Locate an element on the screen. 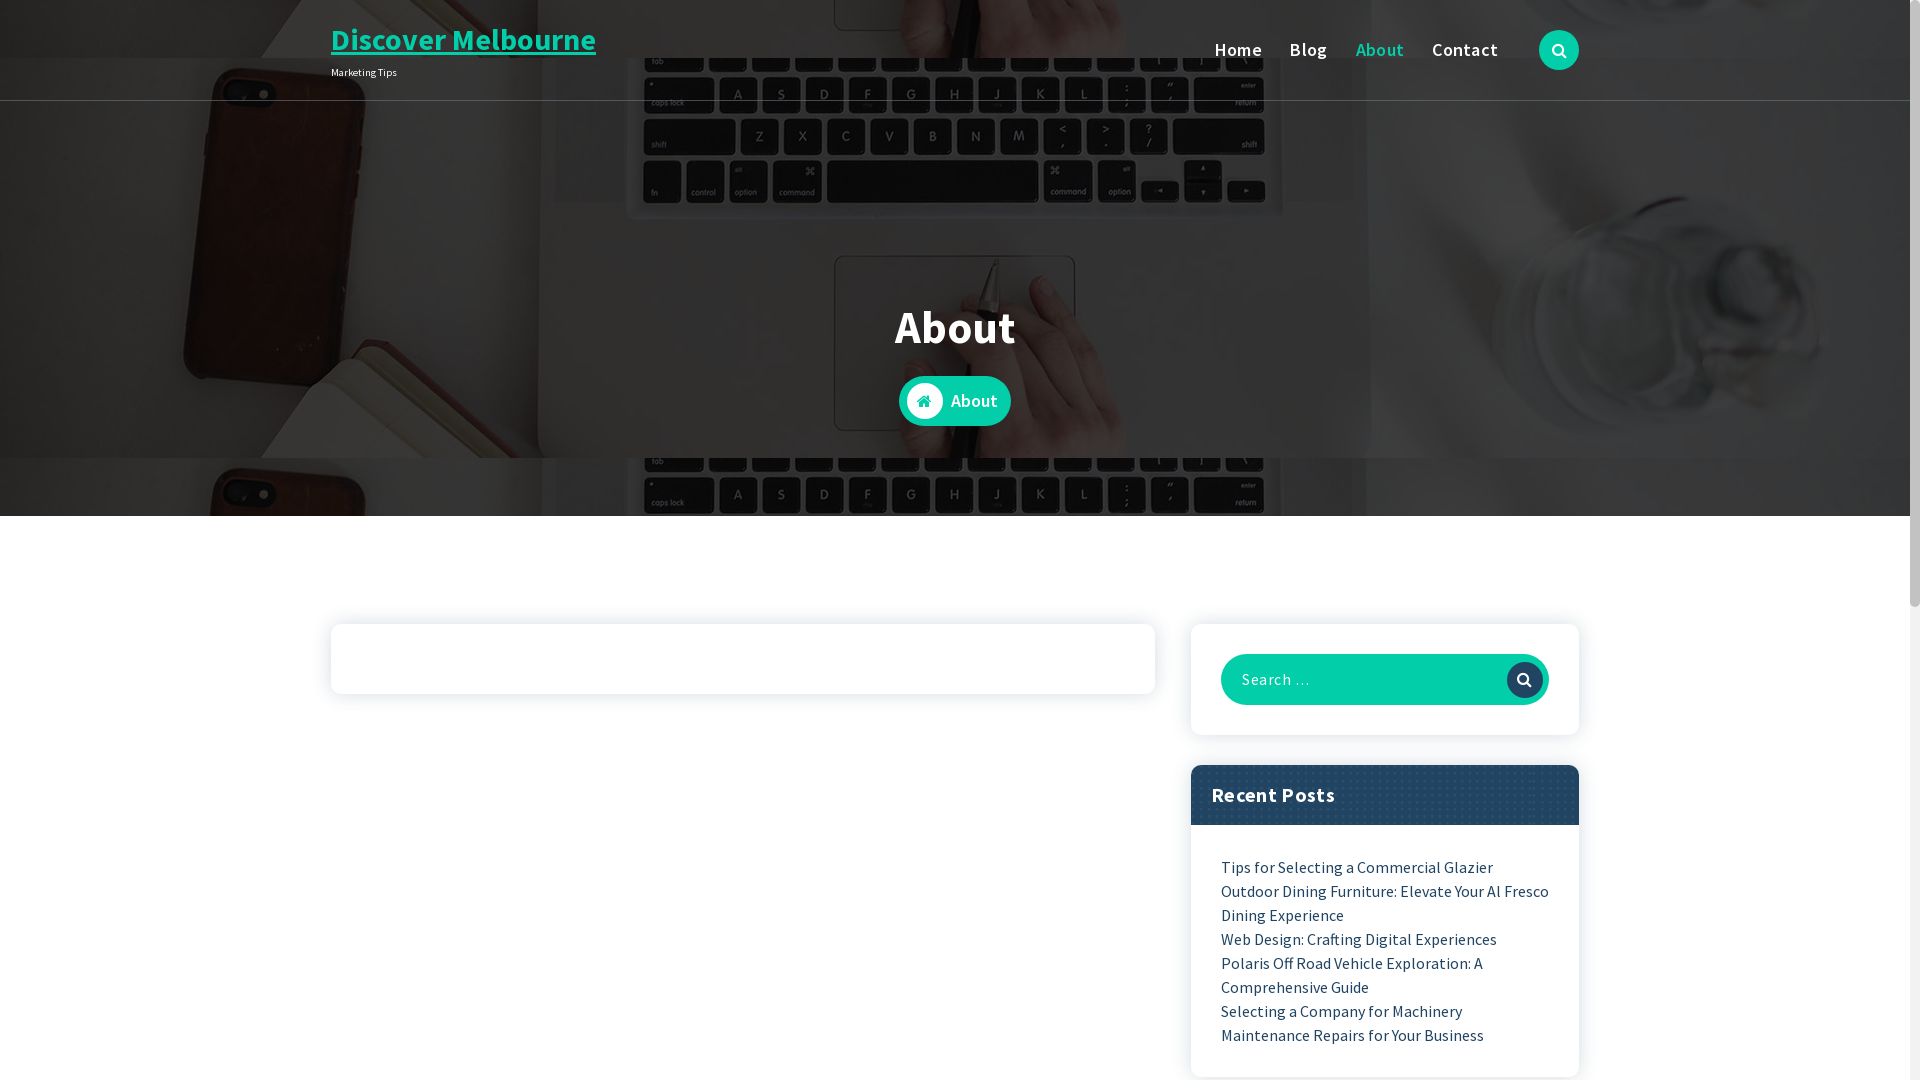 The height and width of the screenshot is (1080, 1920). 'Polaris Off Road Vehicle Exploration: A Comprehensive Guide' is located at coordinates (1384, 974).